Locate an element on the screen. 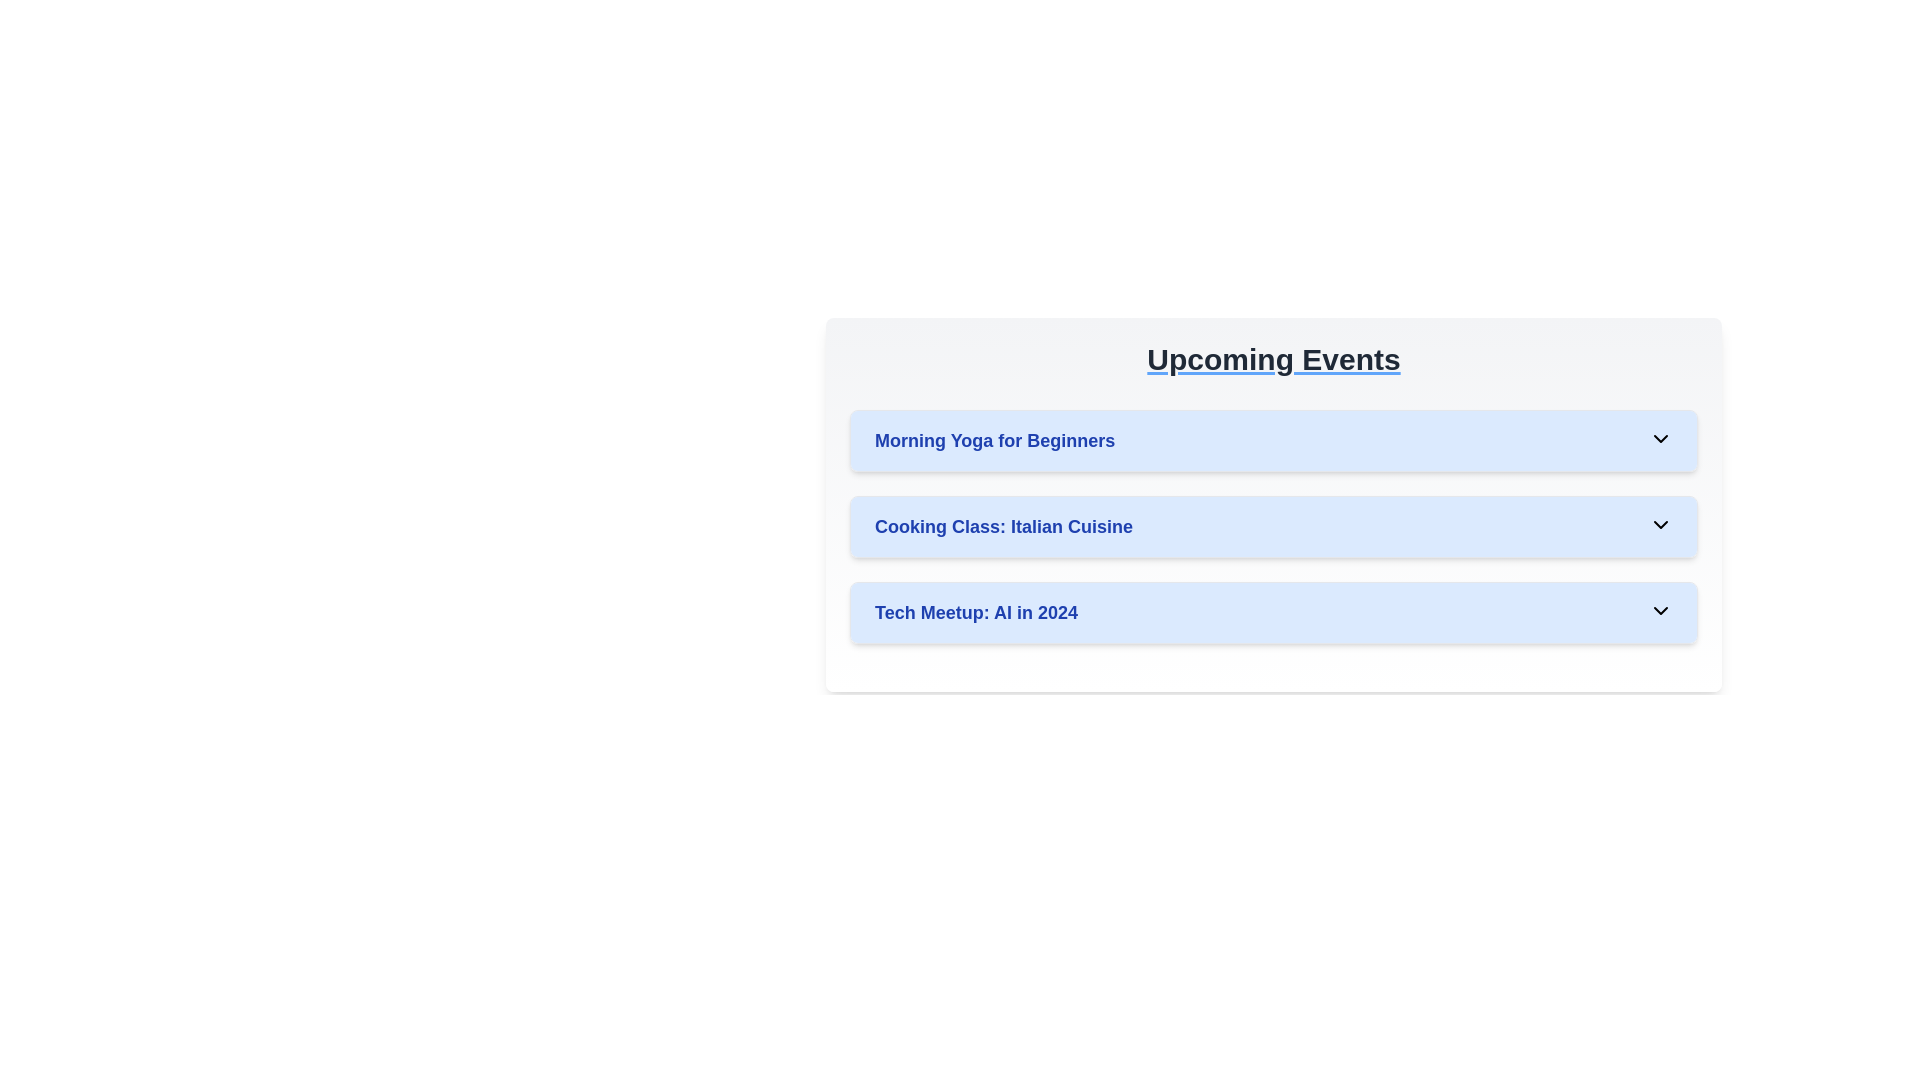 The image size is (1920, 1080). the rectangular button labeled 'Tech Meetup: AI in 2024' to change its background color is located at coordinates (1272, 612).